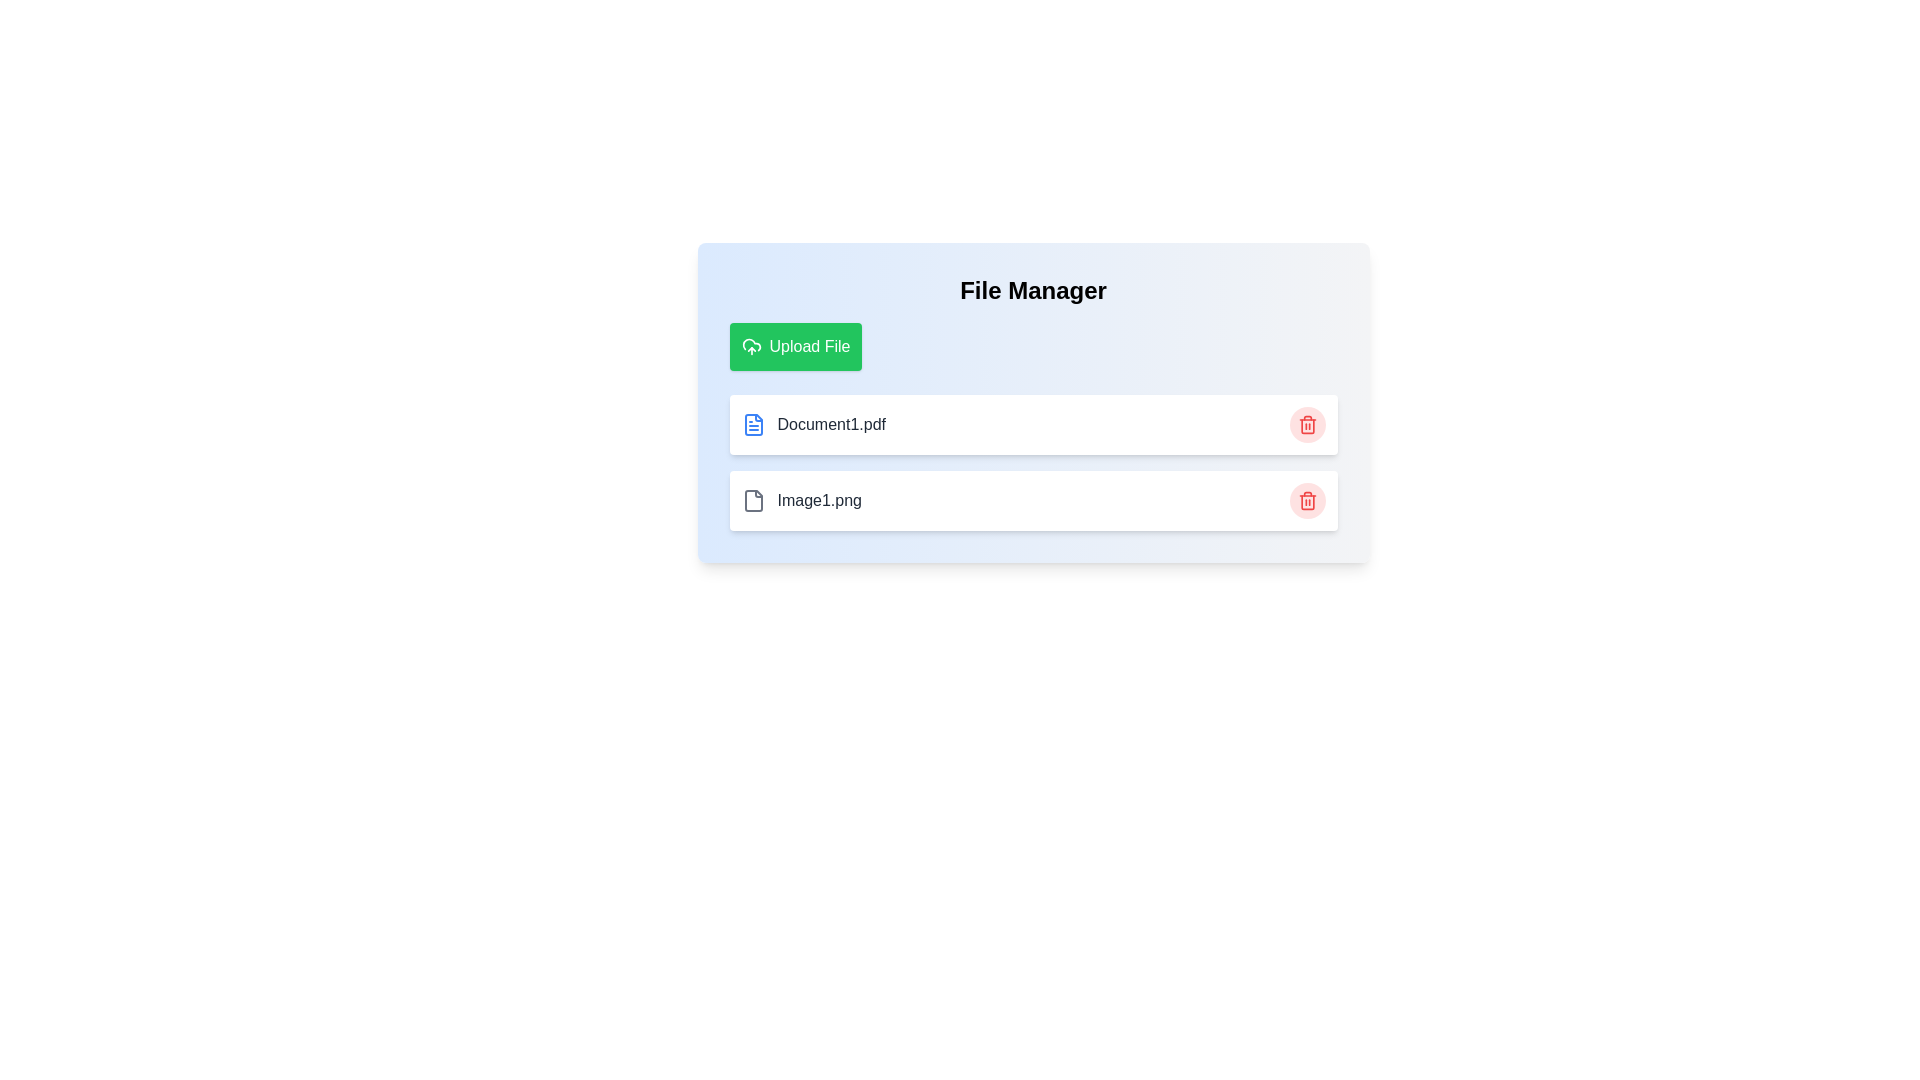  I want to click on the green button labeled 'Upload File', so click(750, 346).